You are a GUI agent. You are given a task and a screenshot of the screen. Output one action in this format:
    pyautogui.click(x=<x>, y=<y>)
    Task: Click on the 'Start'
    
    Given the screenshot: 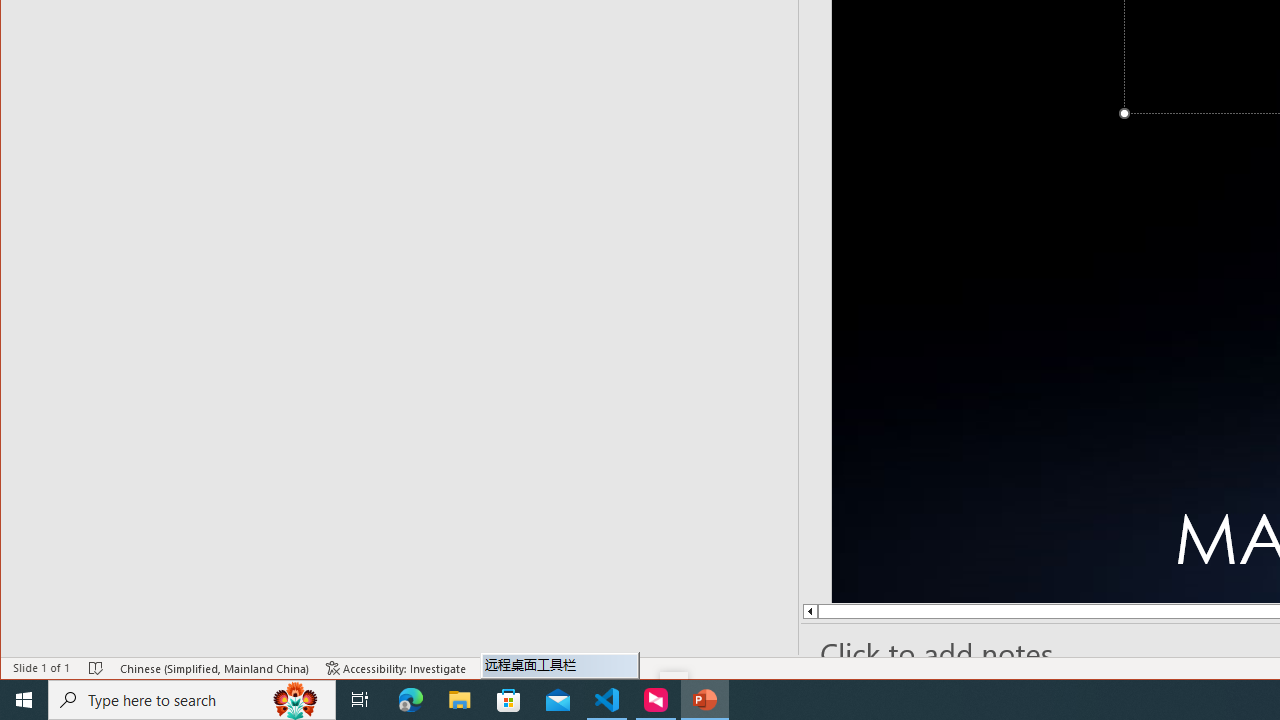 What is the action you would take?
    pyautogui.click(x=24, y=698)
    